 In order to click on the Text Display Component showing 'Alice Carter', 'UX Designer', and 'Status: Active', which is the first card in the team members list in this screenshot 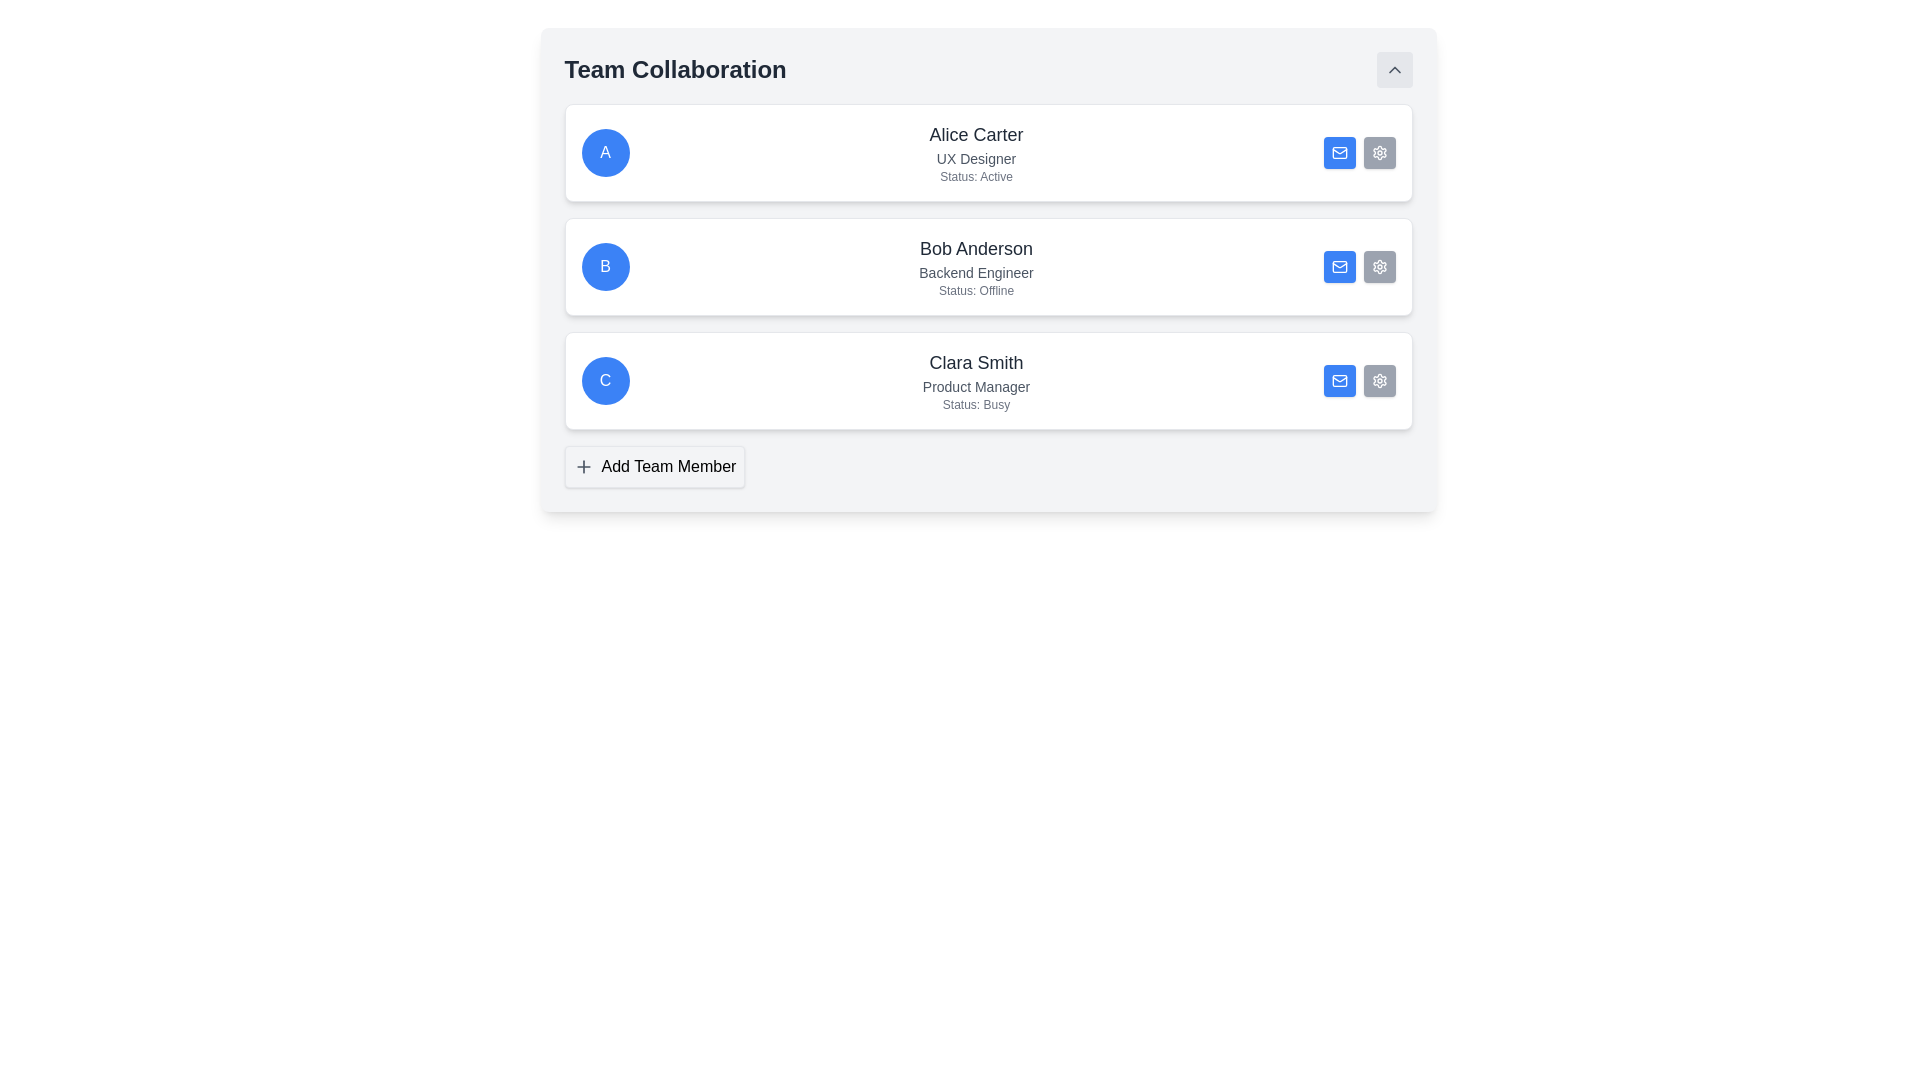, I will do `click(976, 152)`.